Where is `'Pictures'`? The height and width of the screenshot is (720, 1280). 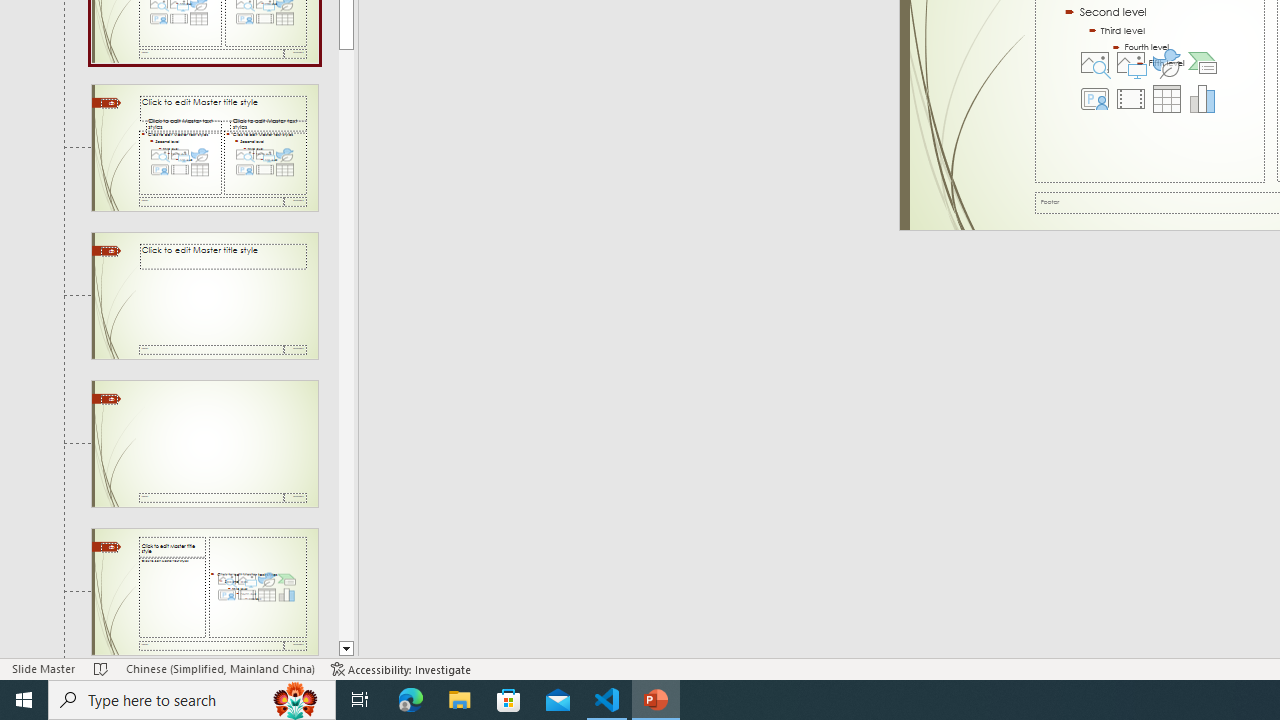
'Pictures' is located at coordinates (1130, 61).